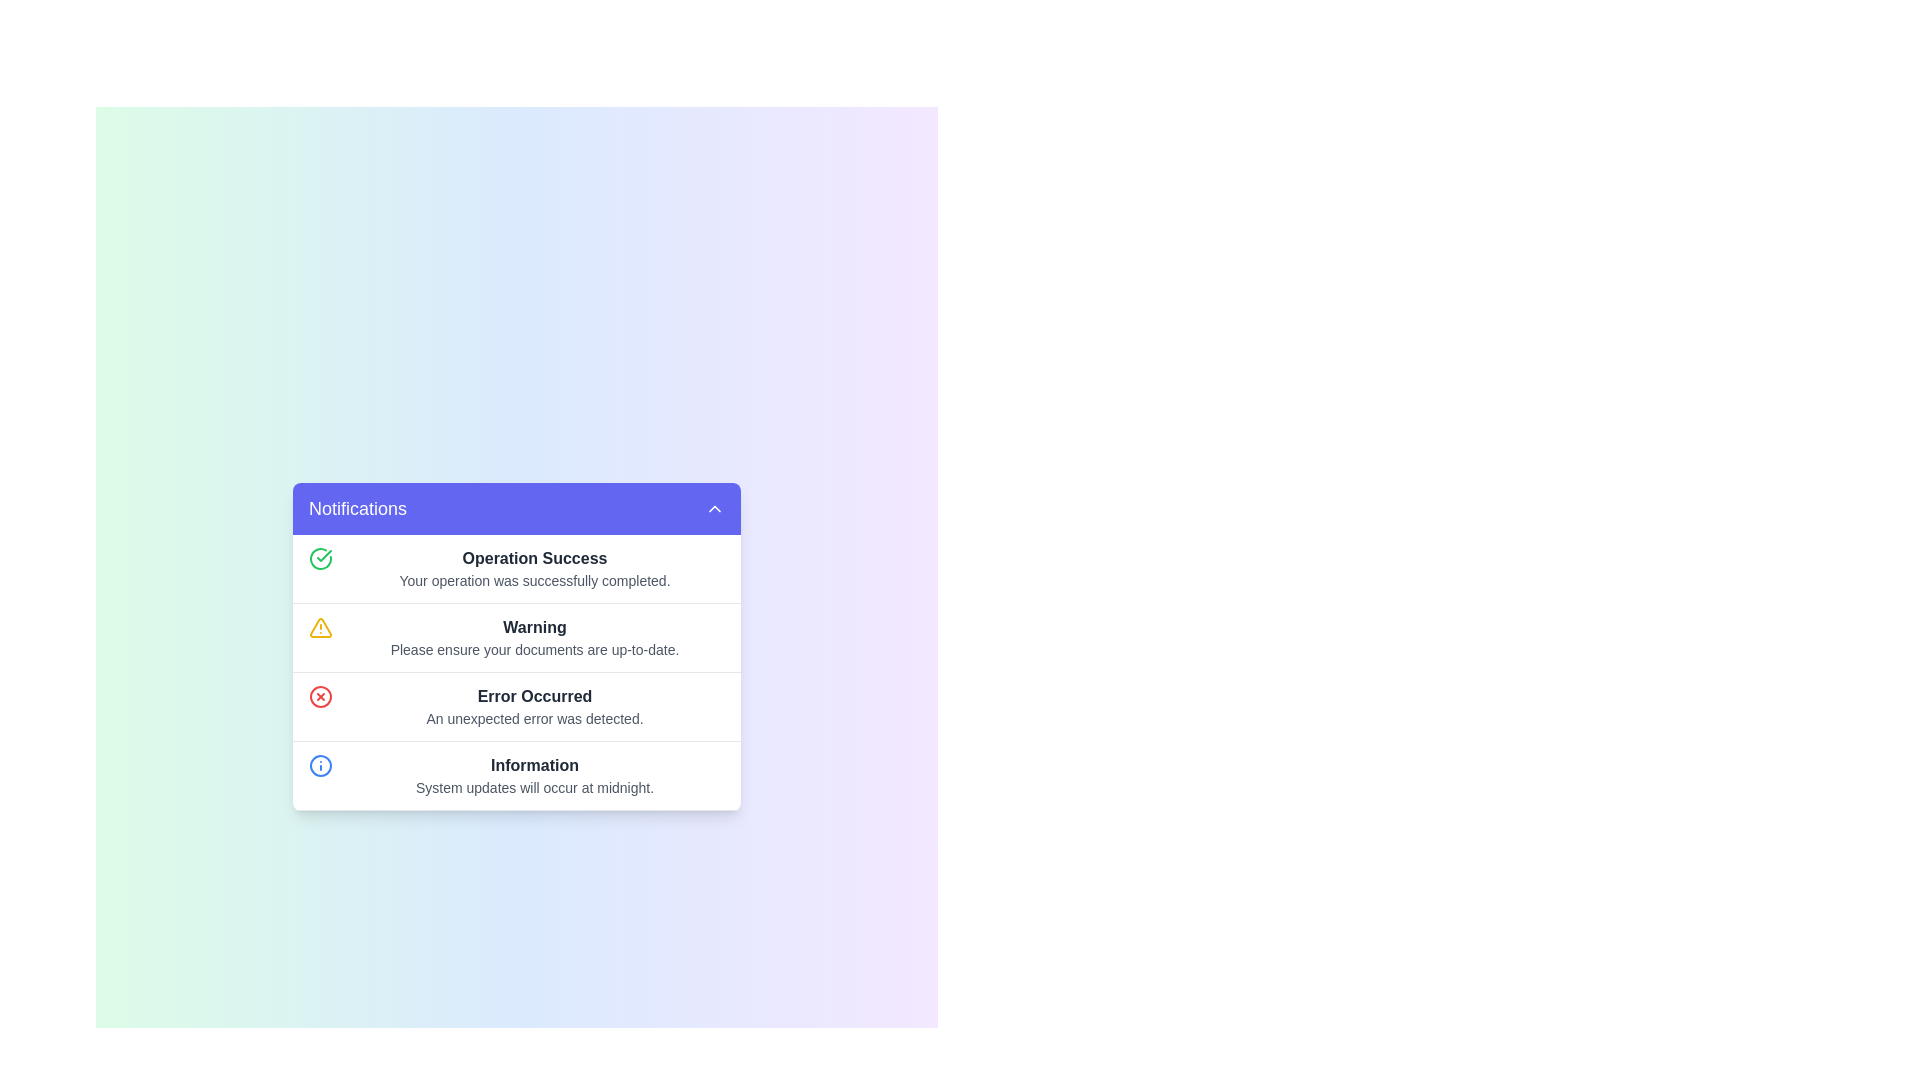 The height and width of the screenshot is (1080, 1920). Describe the element at coordinates (534, 559) in the screenshot. I see `static text label 'Operation Success' that serves as the header for the notification, located in the first card of the notifications panel` at that location.